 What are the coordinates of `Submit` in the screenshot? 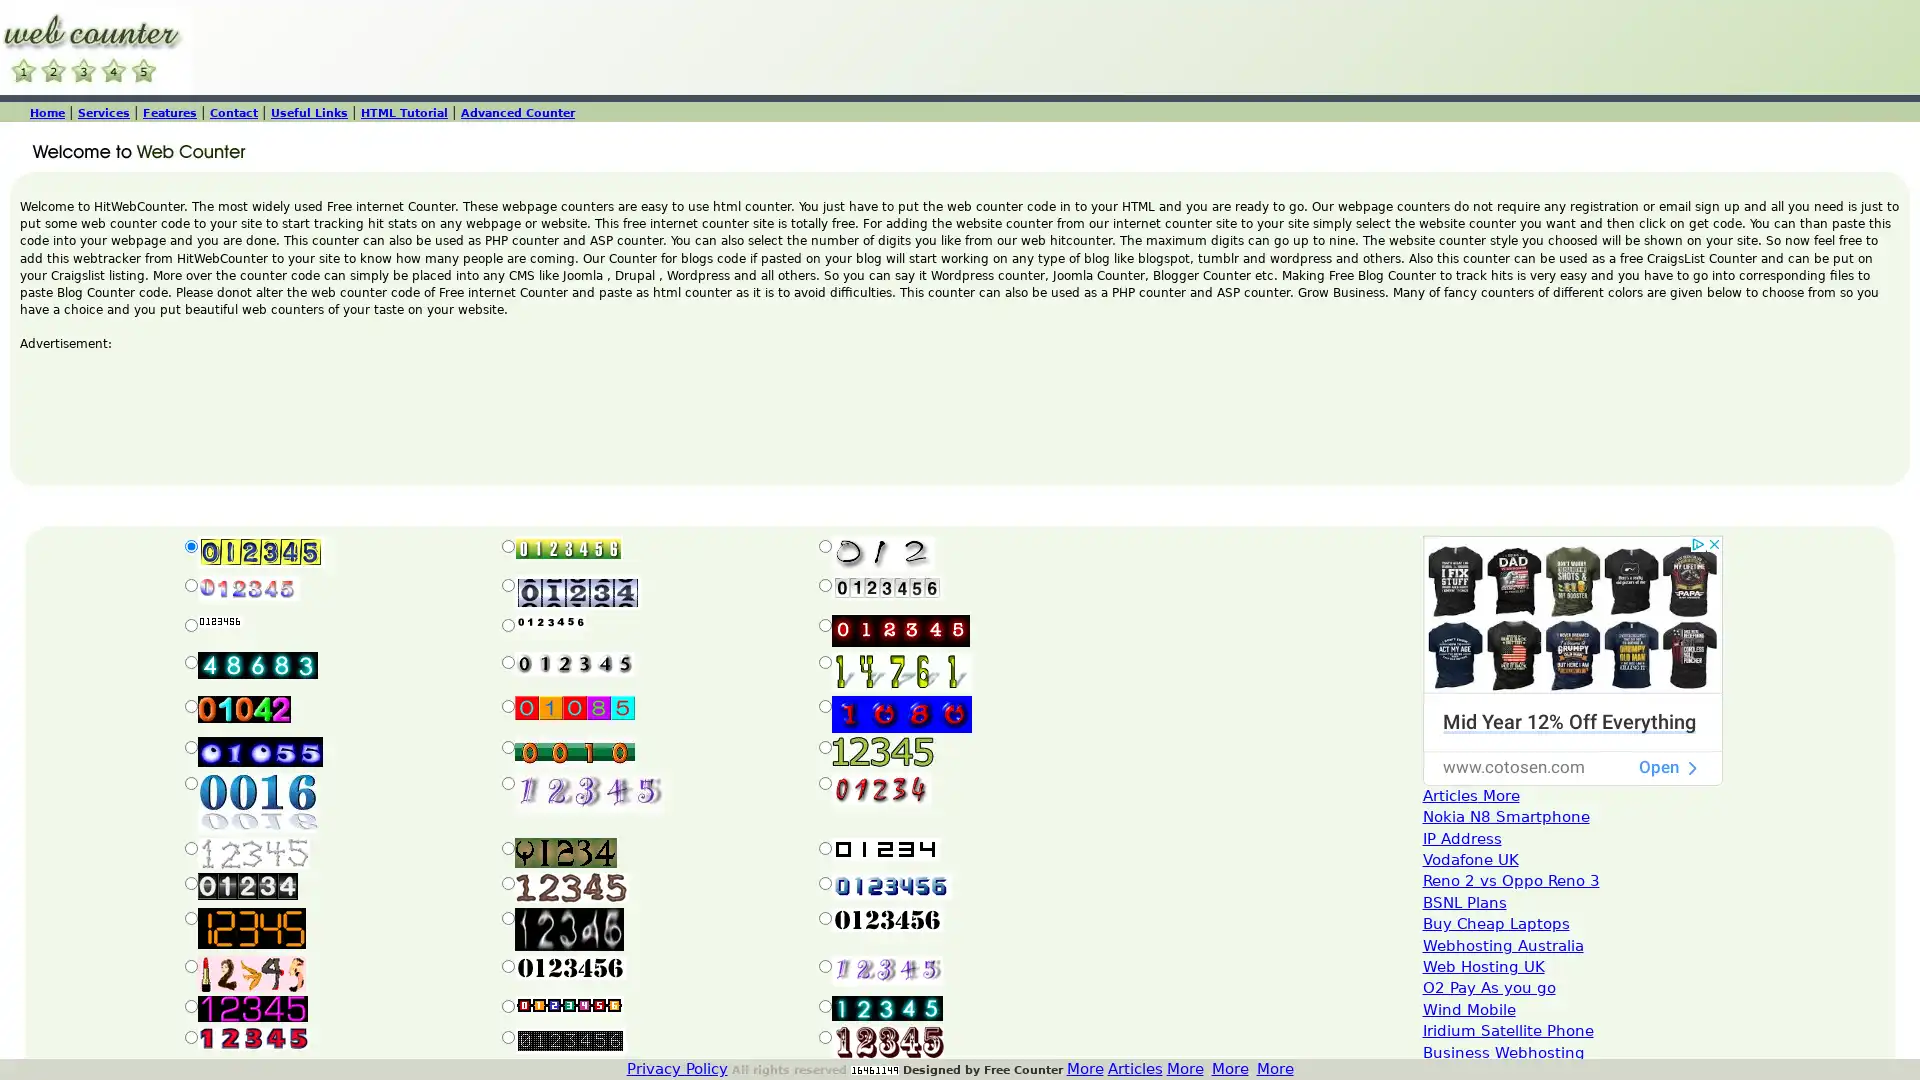 It's located at (253, 852).